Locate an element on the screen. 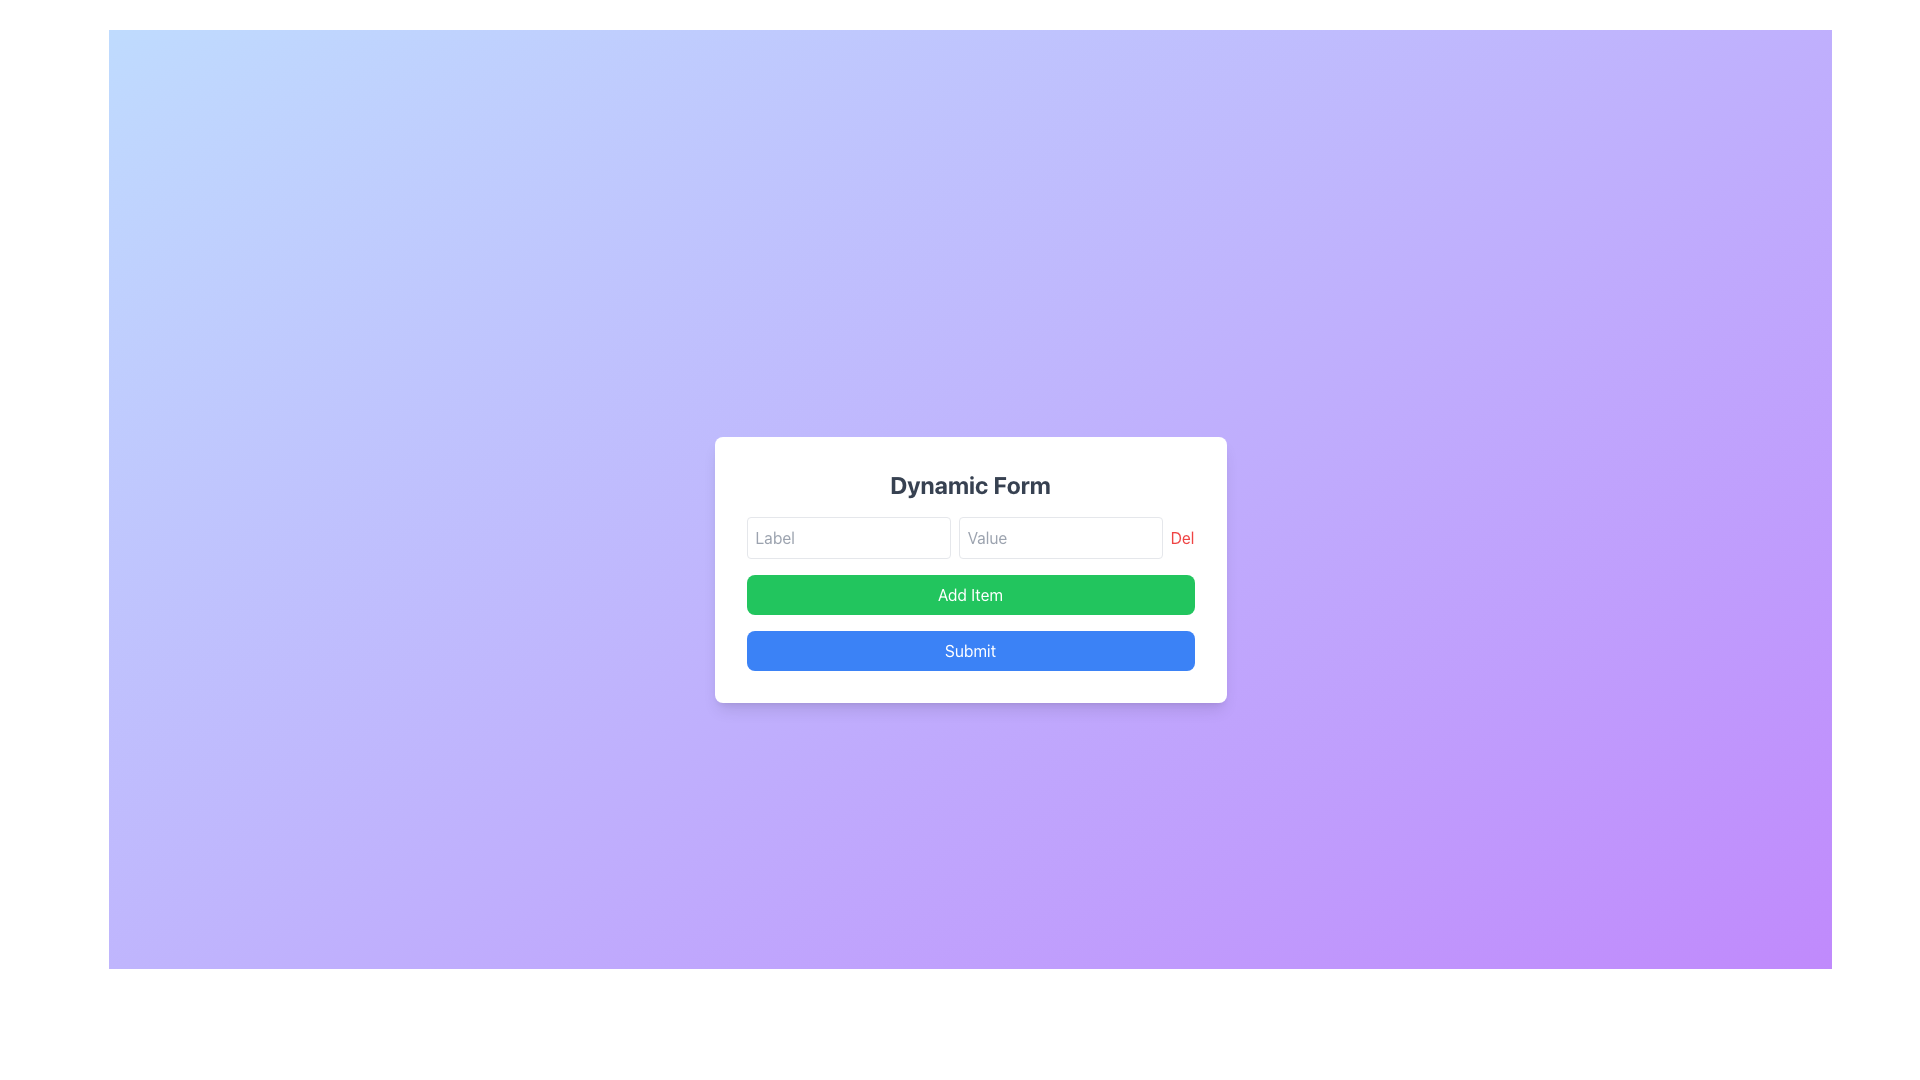 This screenshot has width=1920, height=1080. the centered header text 'Dynamic Form' which is styled with a large, bold font and gray color, located at the top of a white, rounded rectangle card is located at coordinates (970, 485).